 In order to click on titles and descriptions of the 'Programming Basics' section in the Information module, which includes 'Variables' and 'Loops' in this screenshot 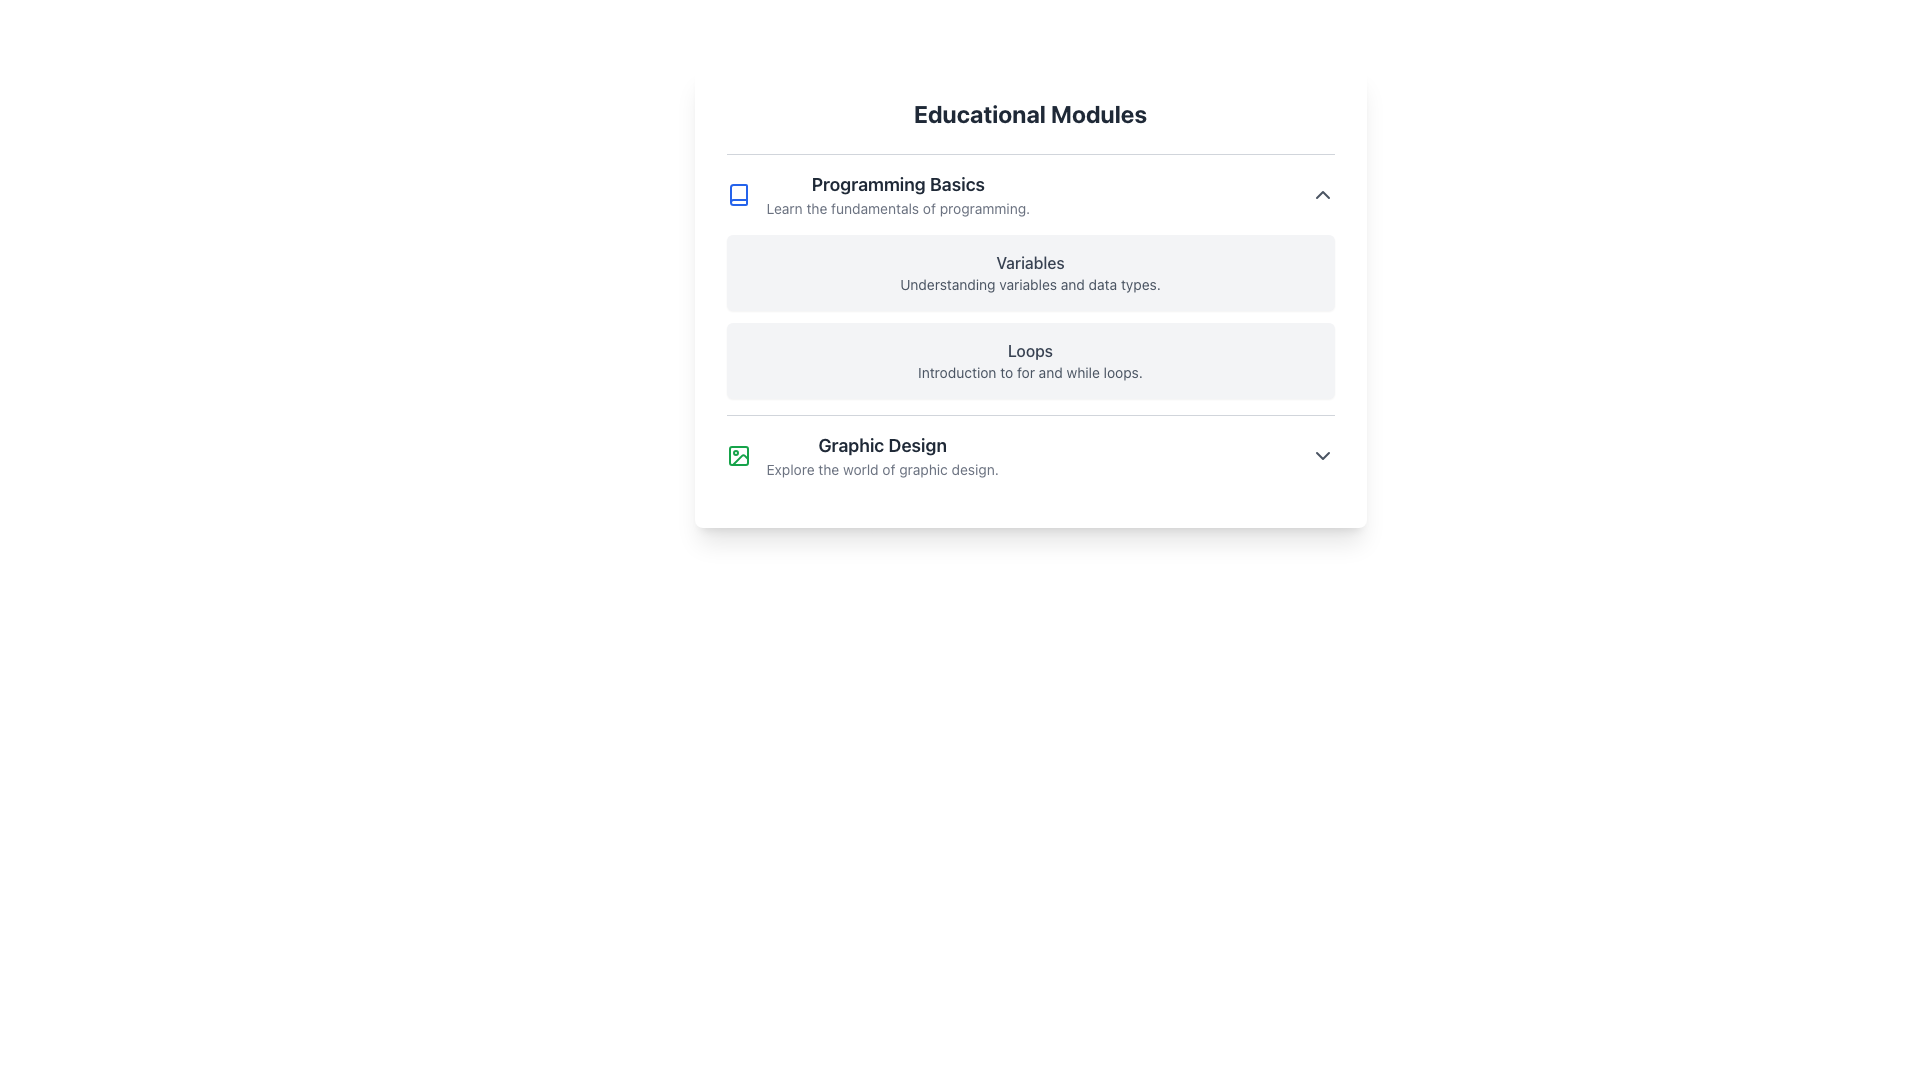, I will do `click(1030, 284)`.